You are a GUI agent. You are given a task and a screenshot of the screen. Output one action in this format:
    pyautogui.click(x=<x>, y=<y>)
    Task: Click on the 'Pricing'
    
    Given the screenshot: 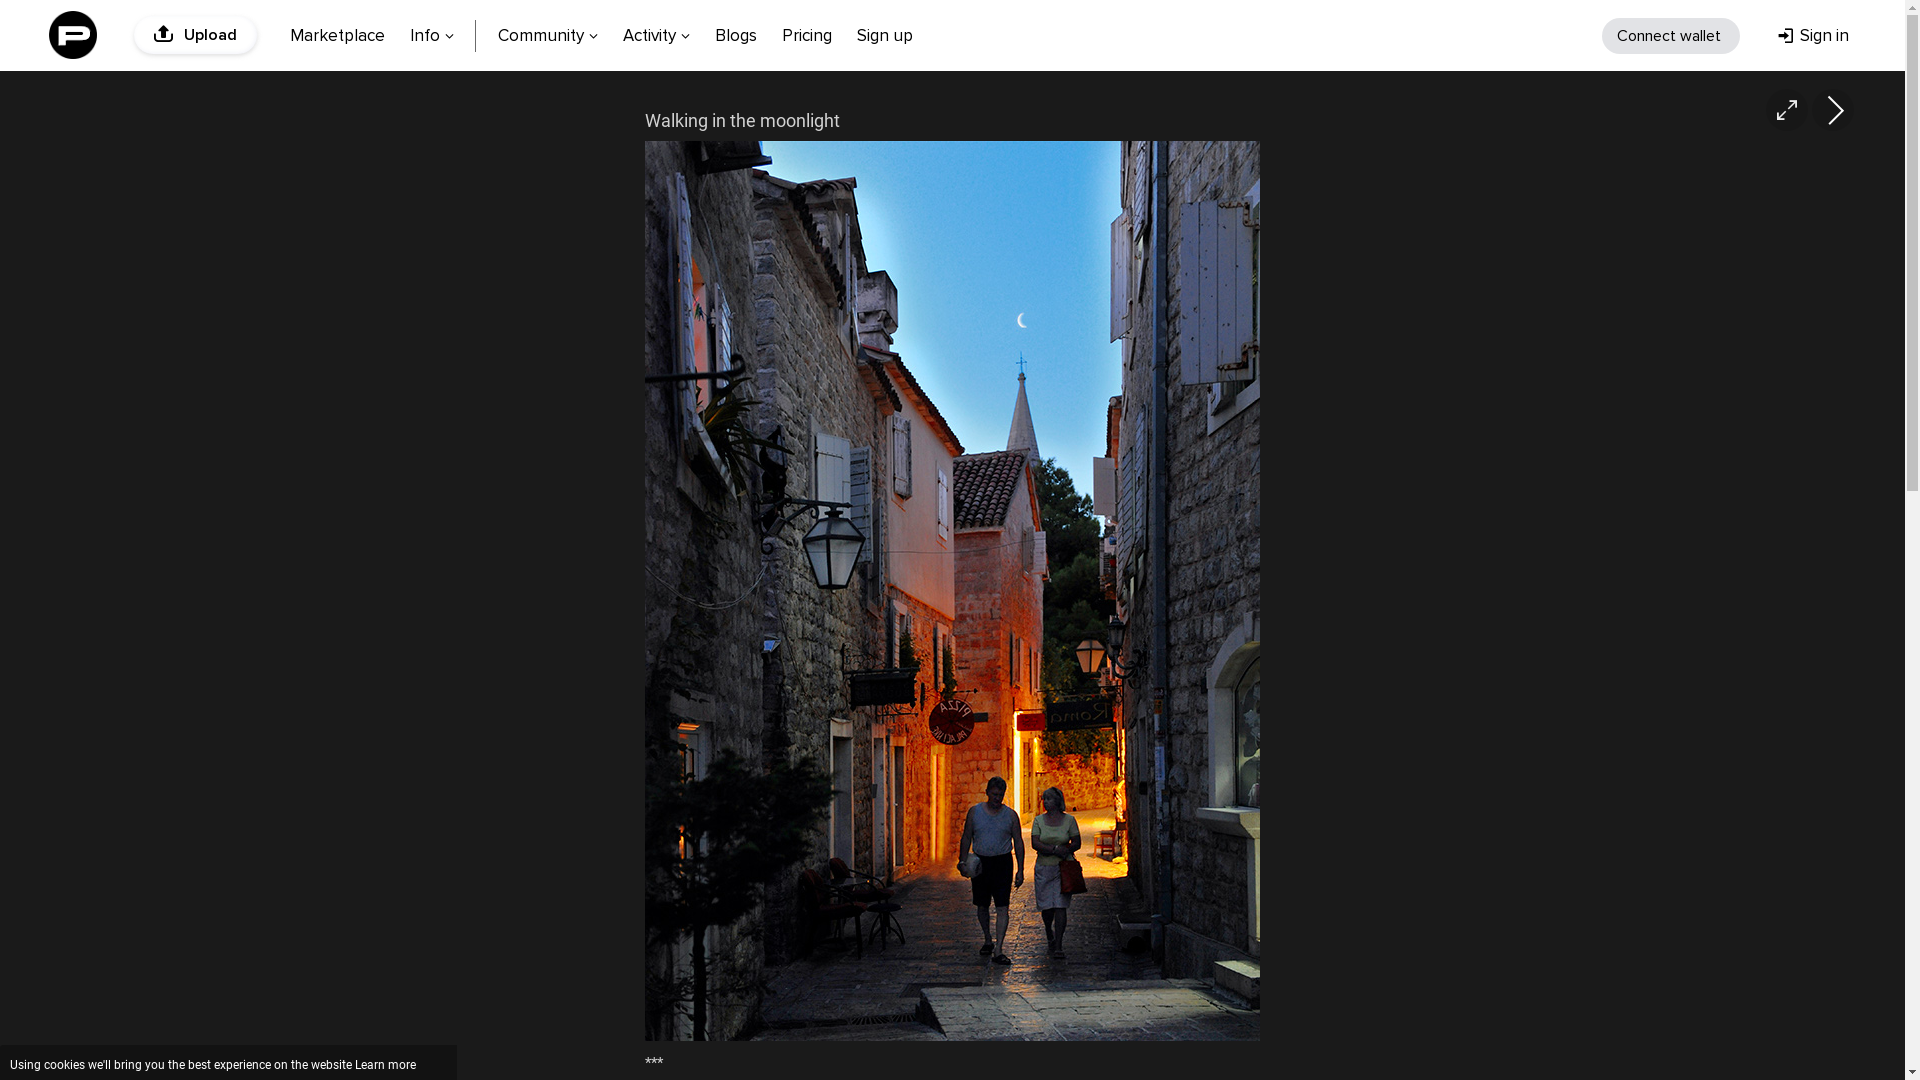 What is the action you would take?
    pyautogui.click(x=806, y=33)
    